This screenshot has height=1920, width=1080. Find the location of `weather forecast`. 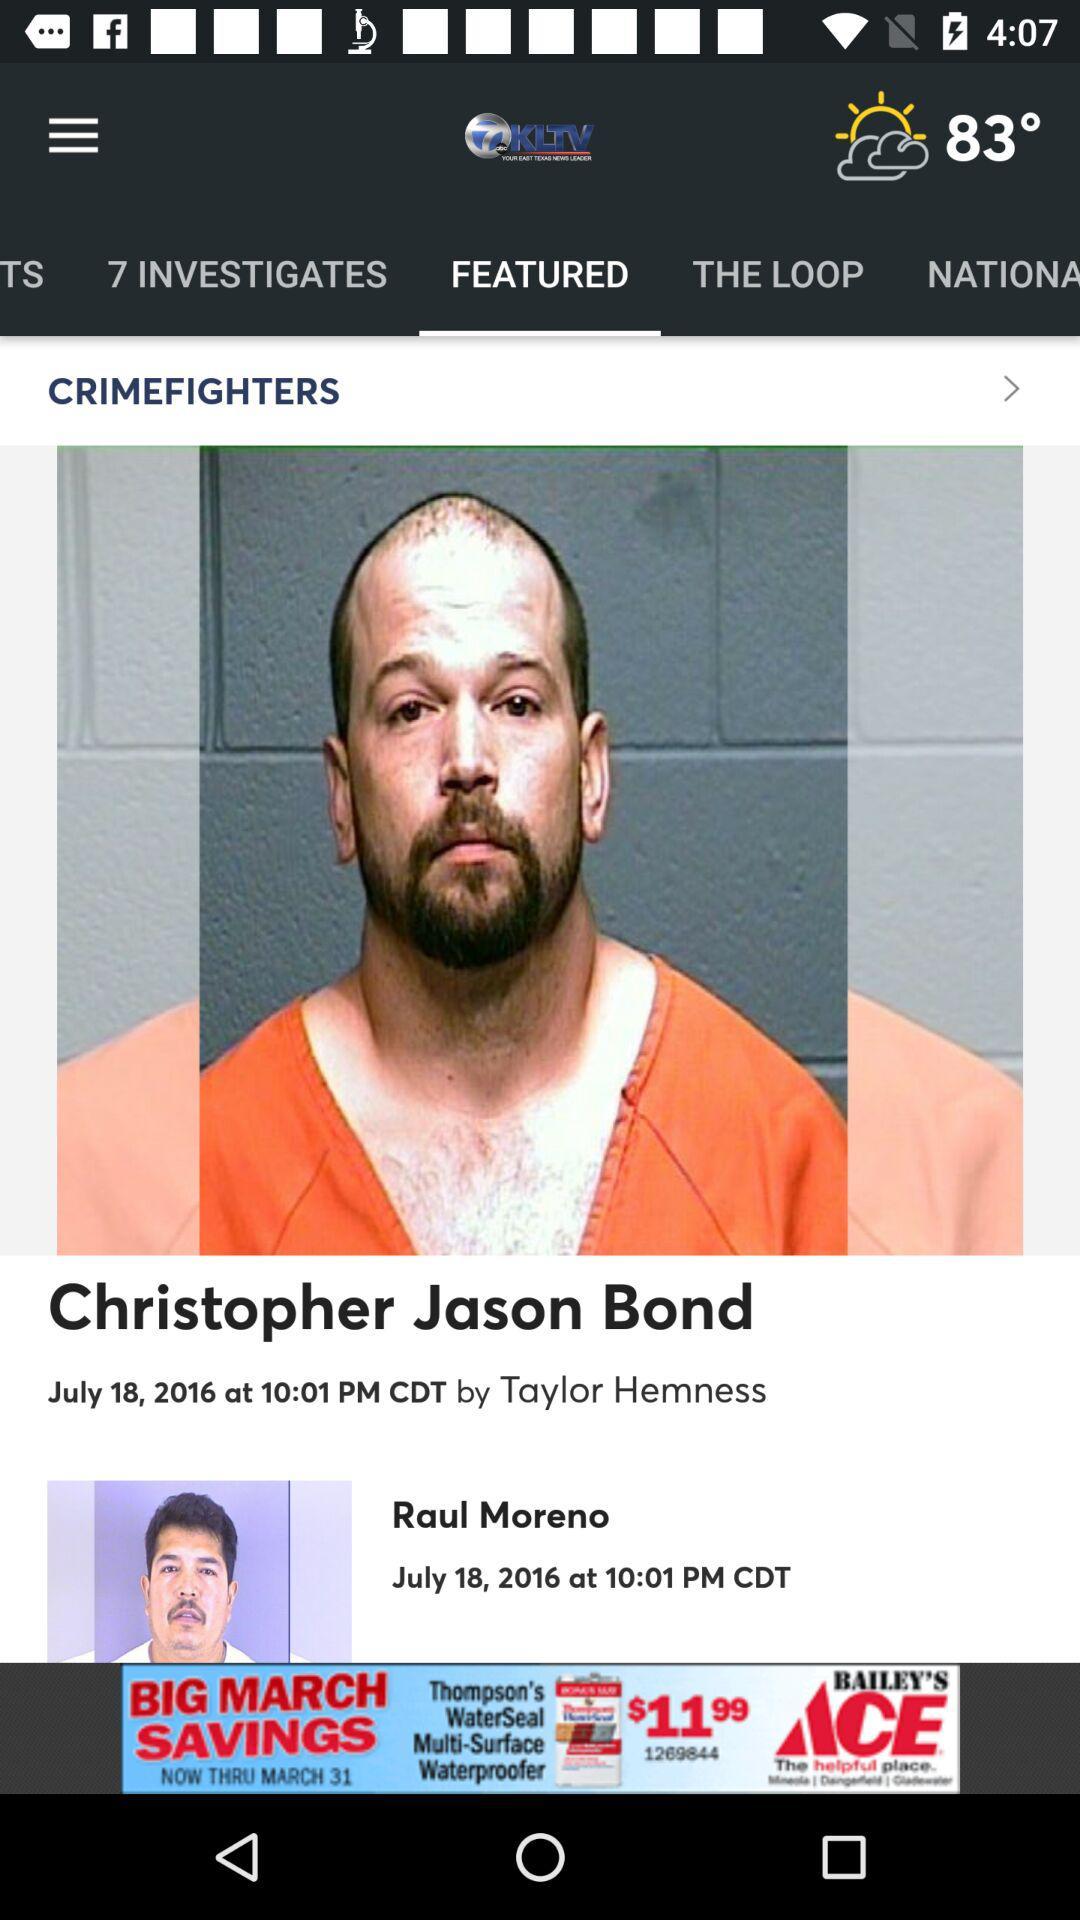

weather forecast is located at coordinates (880, 135).